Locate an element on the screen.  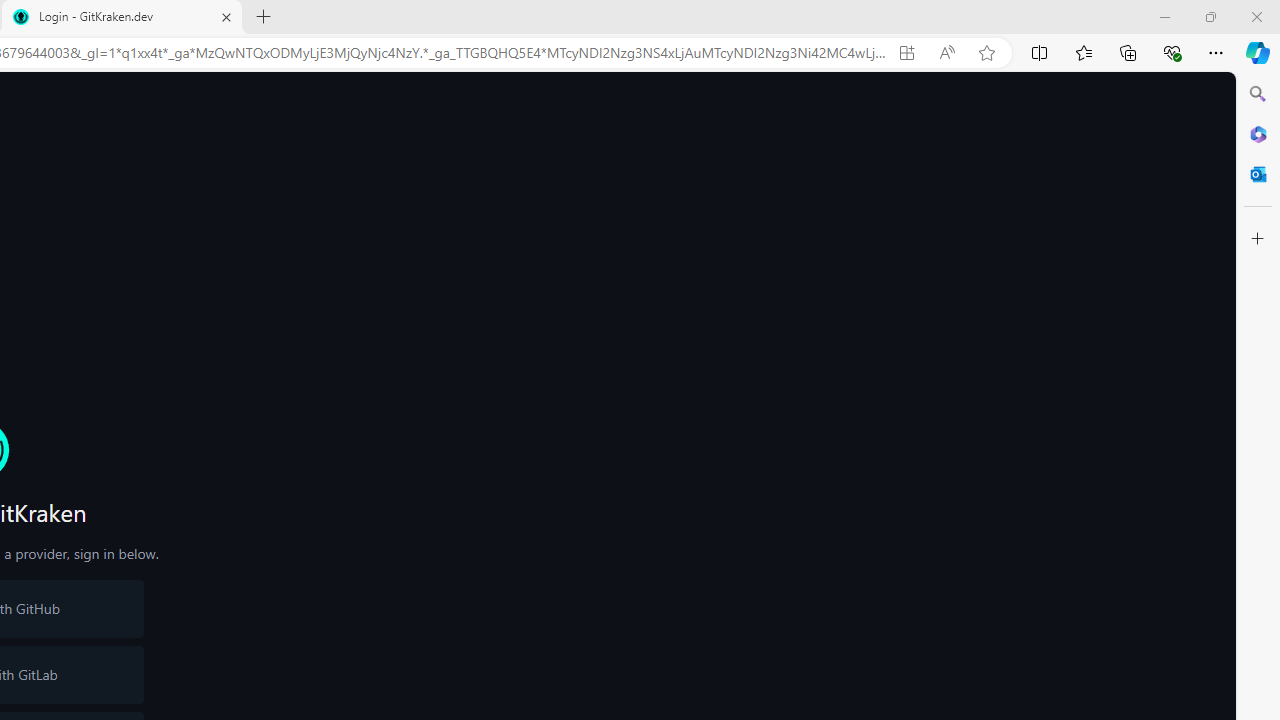
'App available. Install GitKraken.dev' is located at coordinates (905, 52).